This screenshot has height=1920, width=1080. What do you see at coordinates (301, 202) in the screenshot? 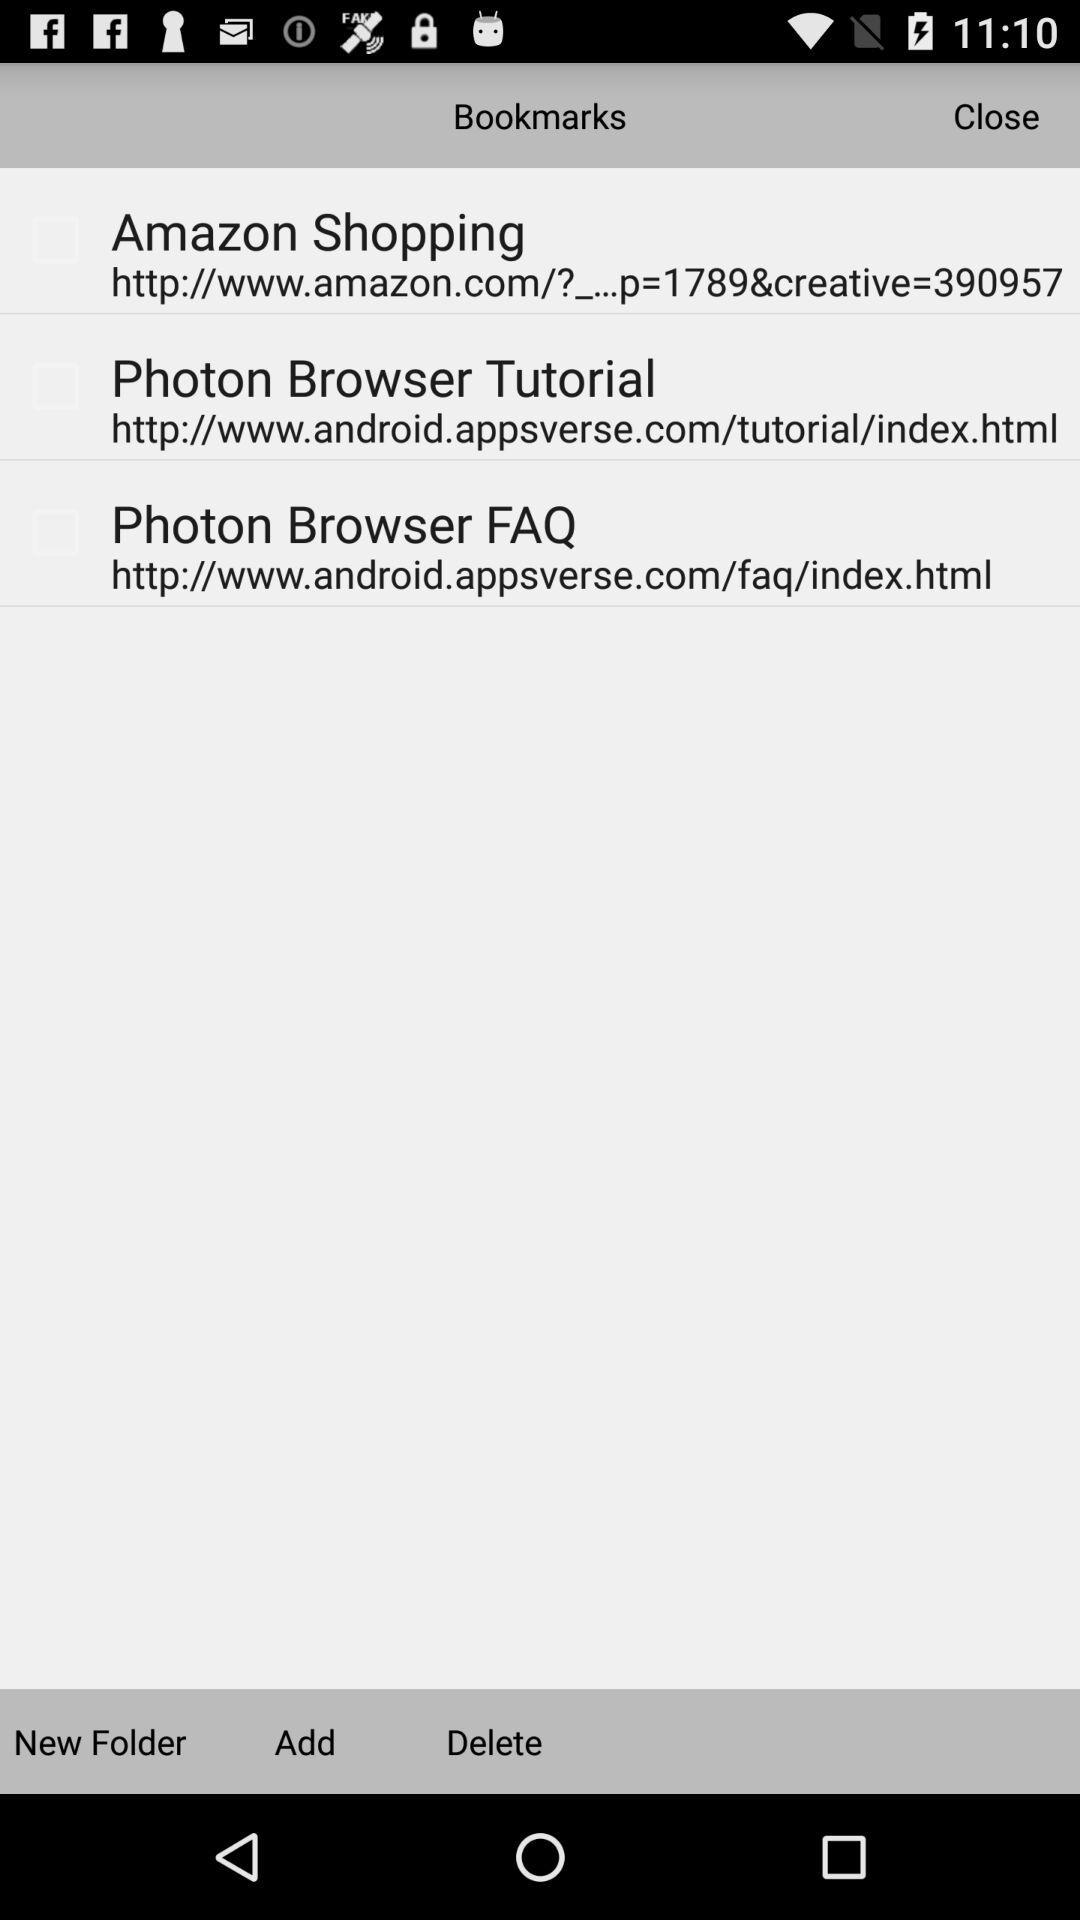
I see `amazon shopping` at bounding box center [301, 202].